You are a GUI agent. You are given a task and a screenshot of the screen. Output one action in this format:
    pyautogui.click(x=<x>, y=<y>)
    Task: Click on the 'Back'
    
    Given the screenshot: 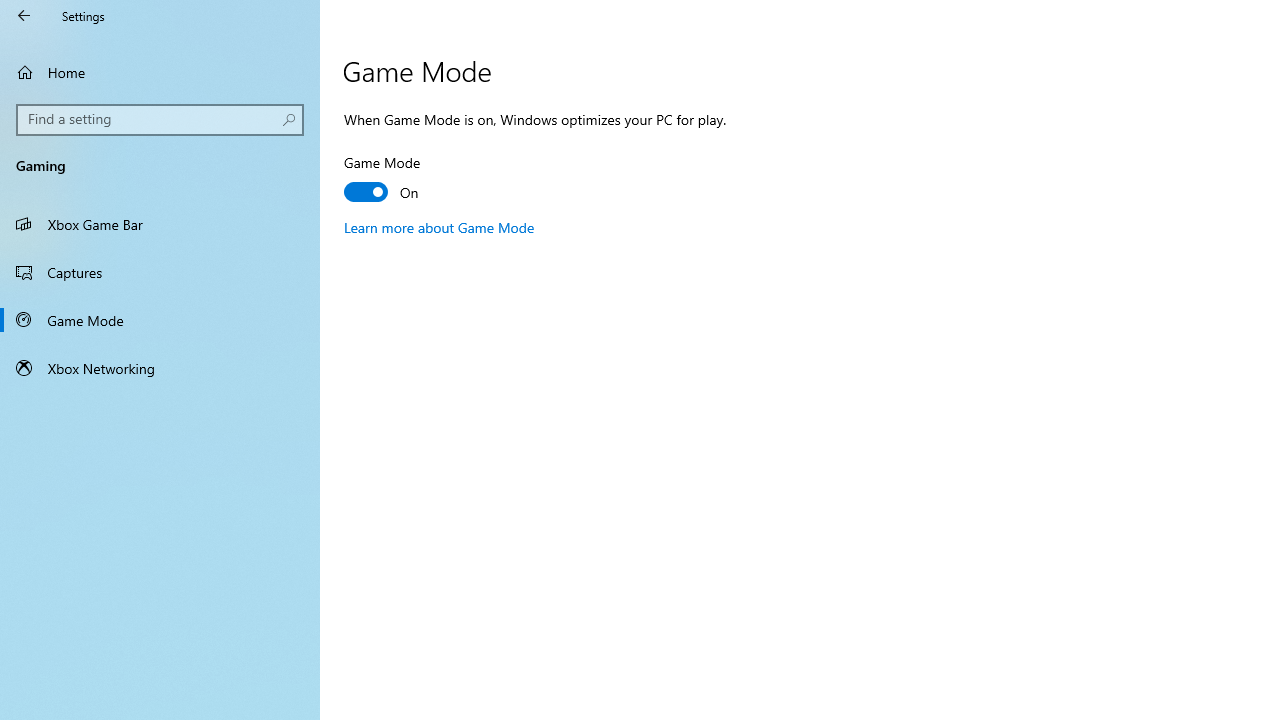 What is the action you would take?
    pyautogui.click(x=24, y=15)
    